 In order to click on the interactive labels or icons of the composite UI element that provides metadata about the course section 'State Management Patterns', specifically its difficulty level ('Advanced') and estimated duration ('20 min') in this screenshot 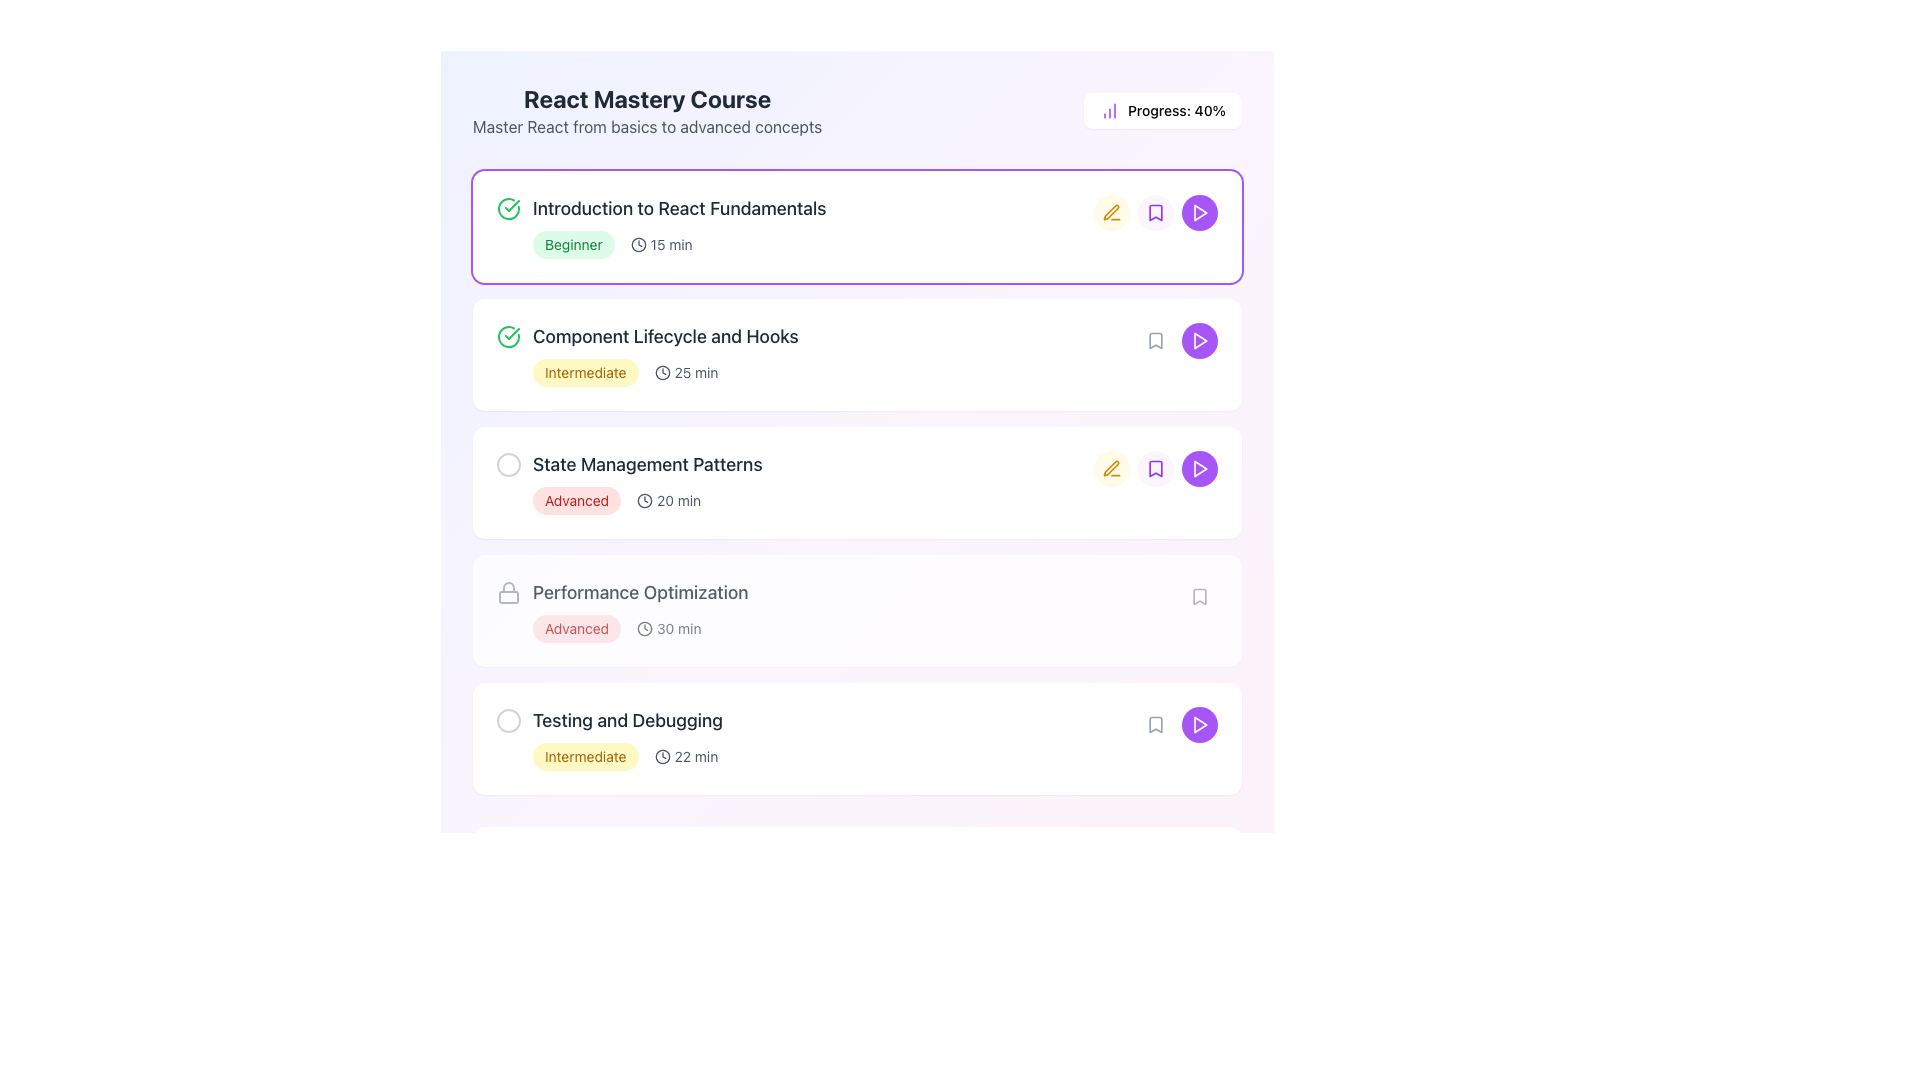, I will do `click(813, 500)`.